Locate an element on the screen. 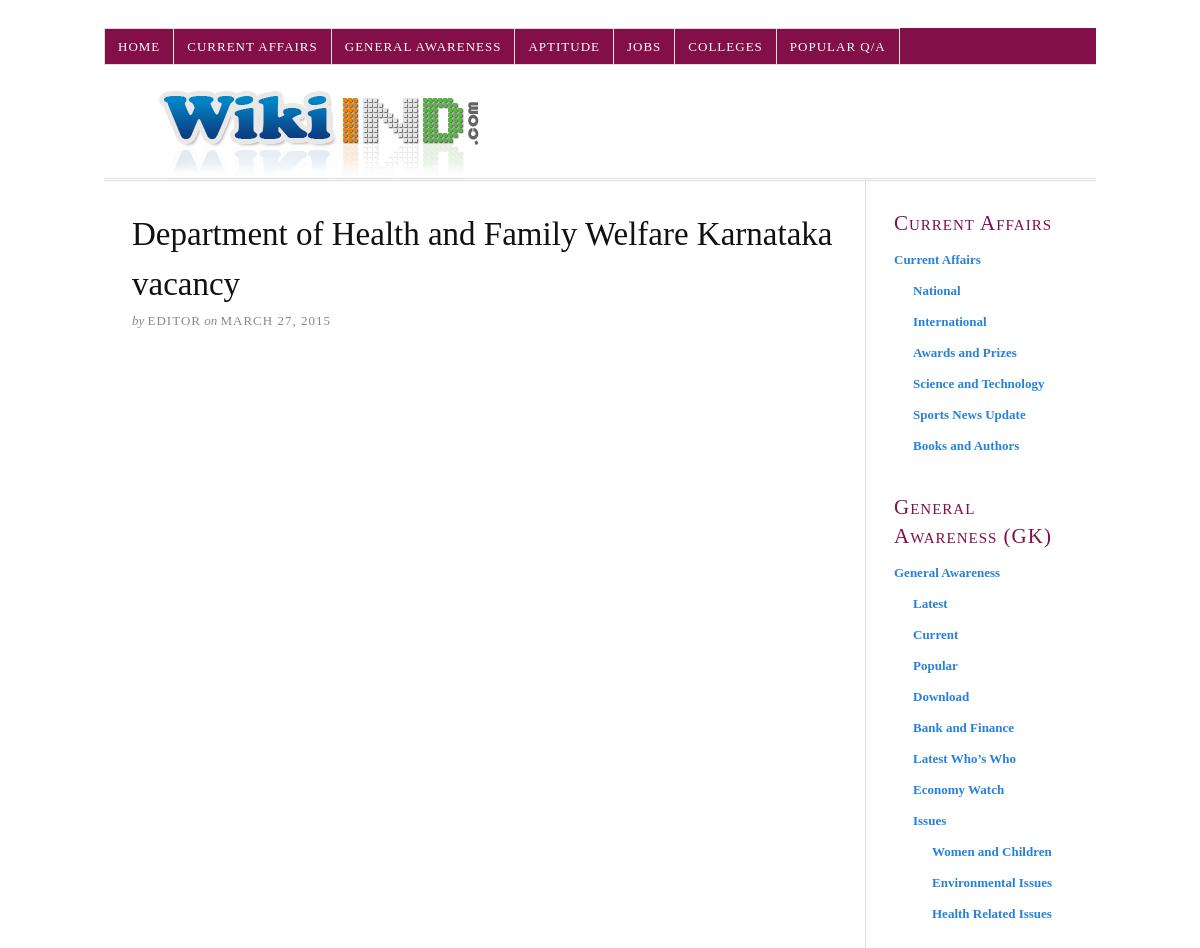 This screenshot has width=1200, height=948. 'Editor' is located at coordinates (172, 320).